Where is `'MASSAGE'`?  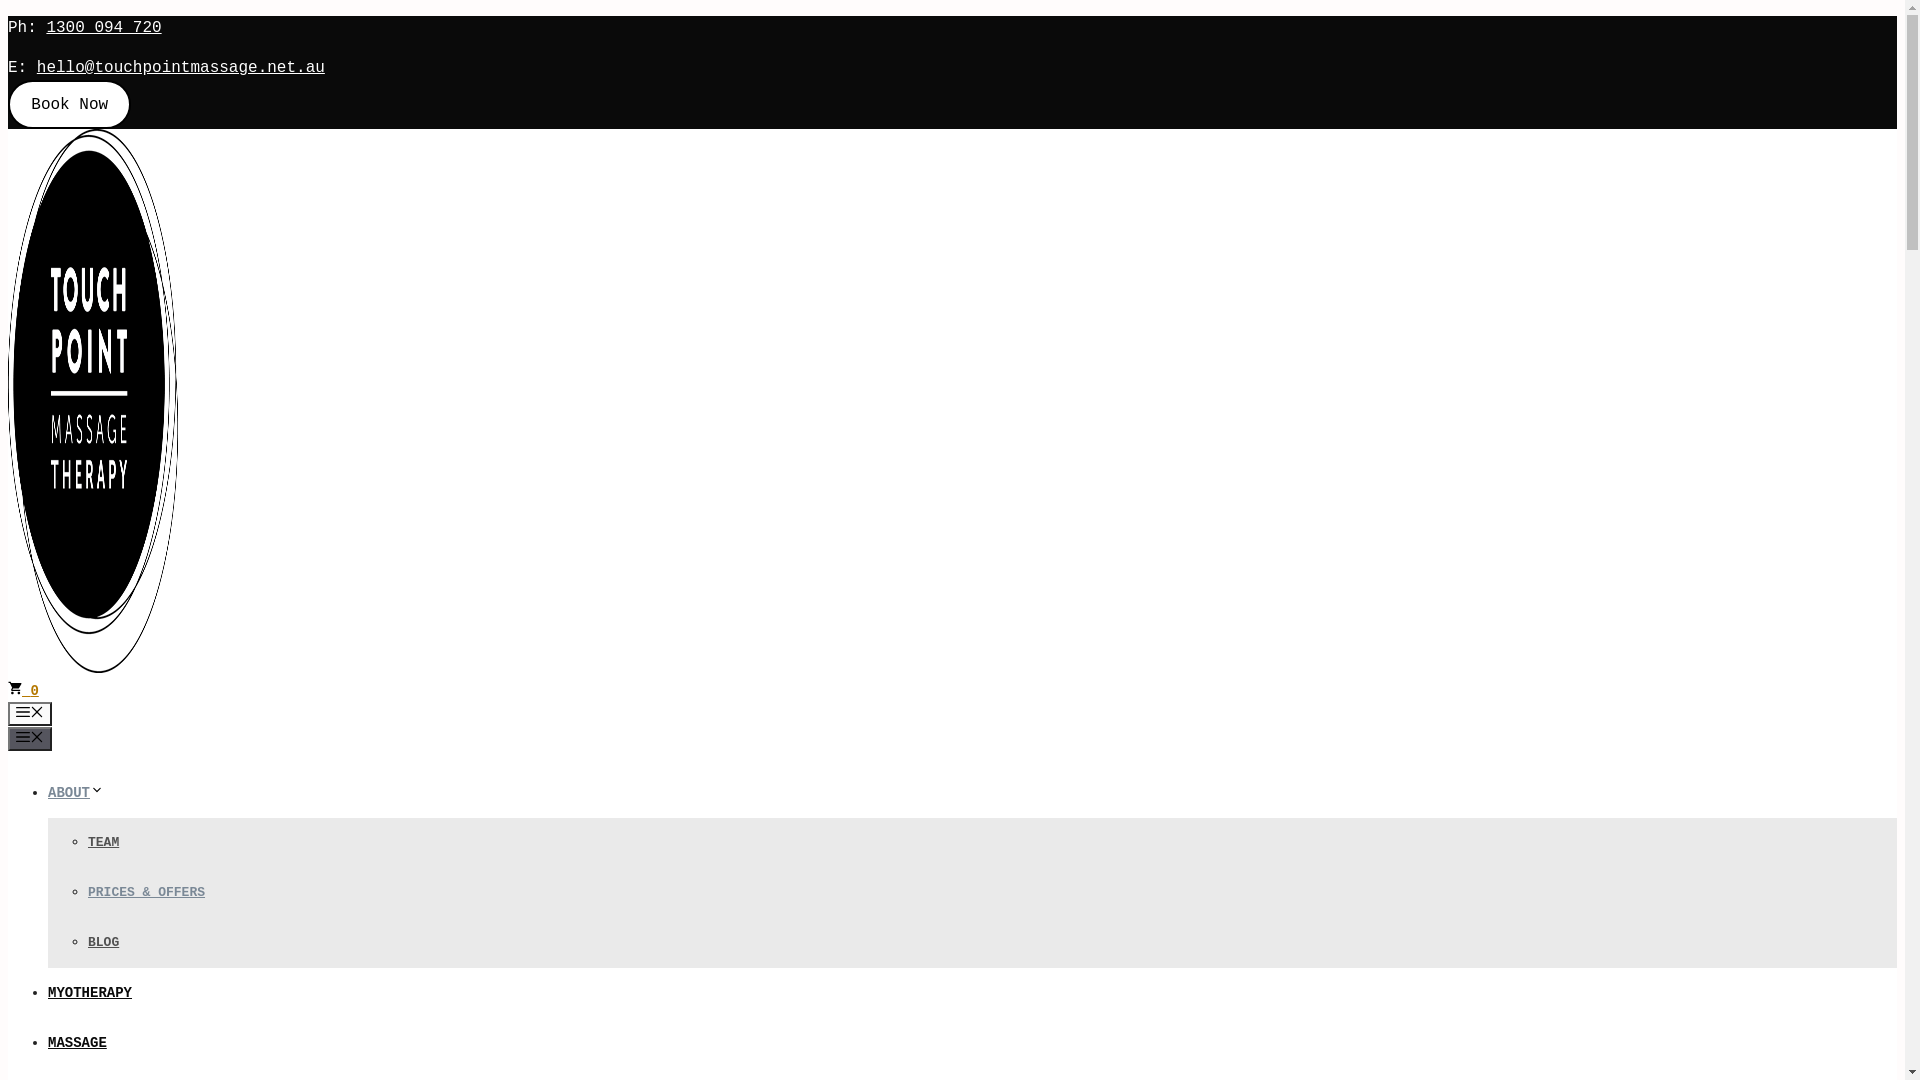 'MASSAGE' is located at coordinates (77, 1041).